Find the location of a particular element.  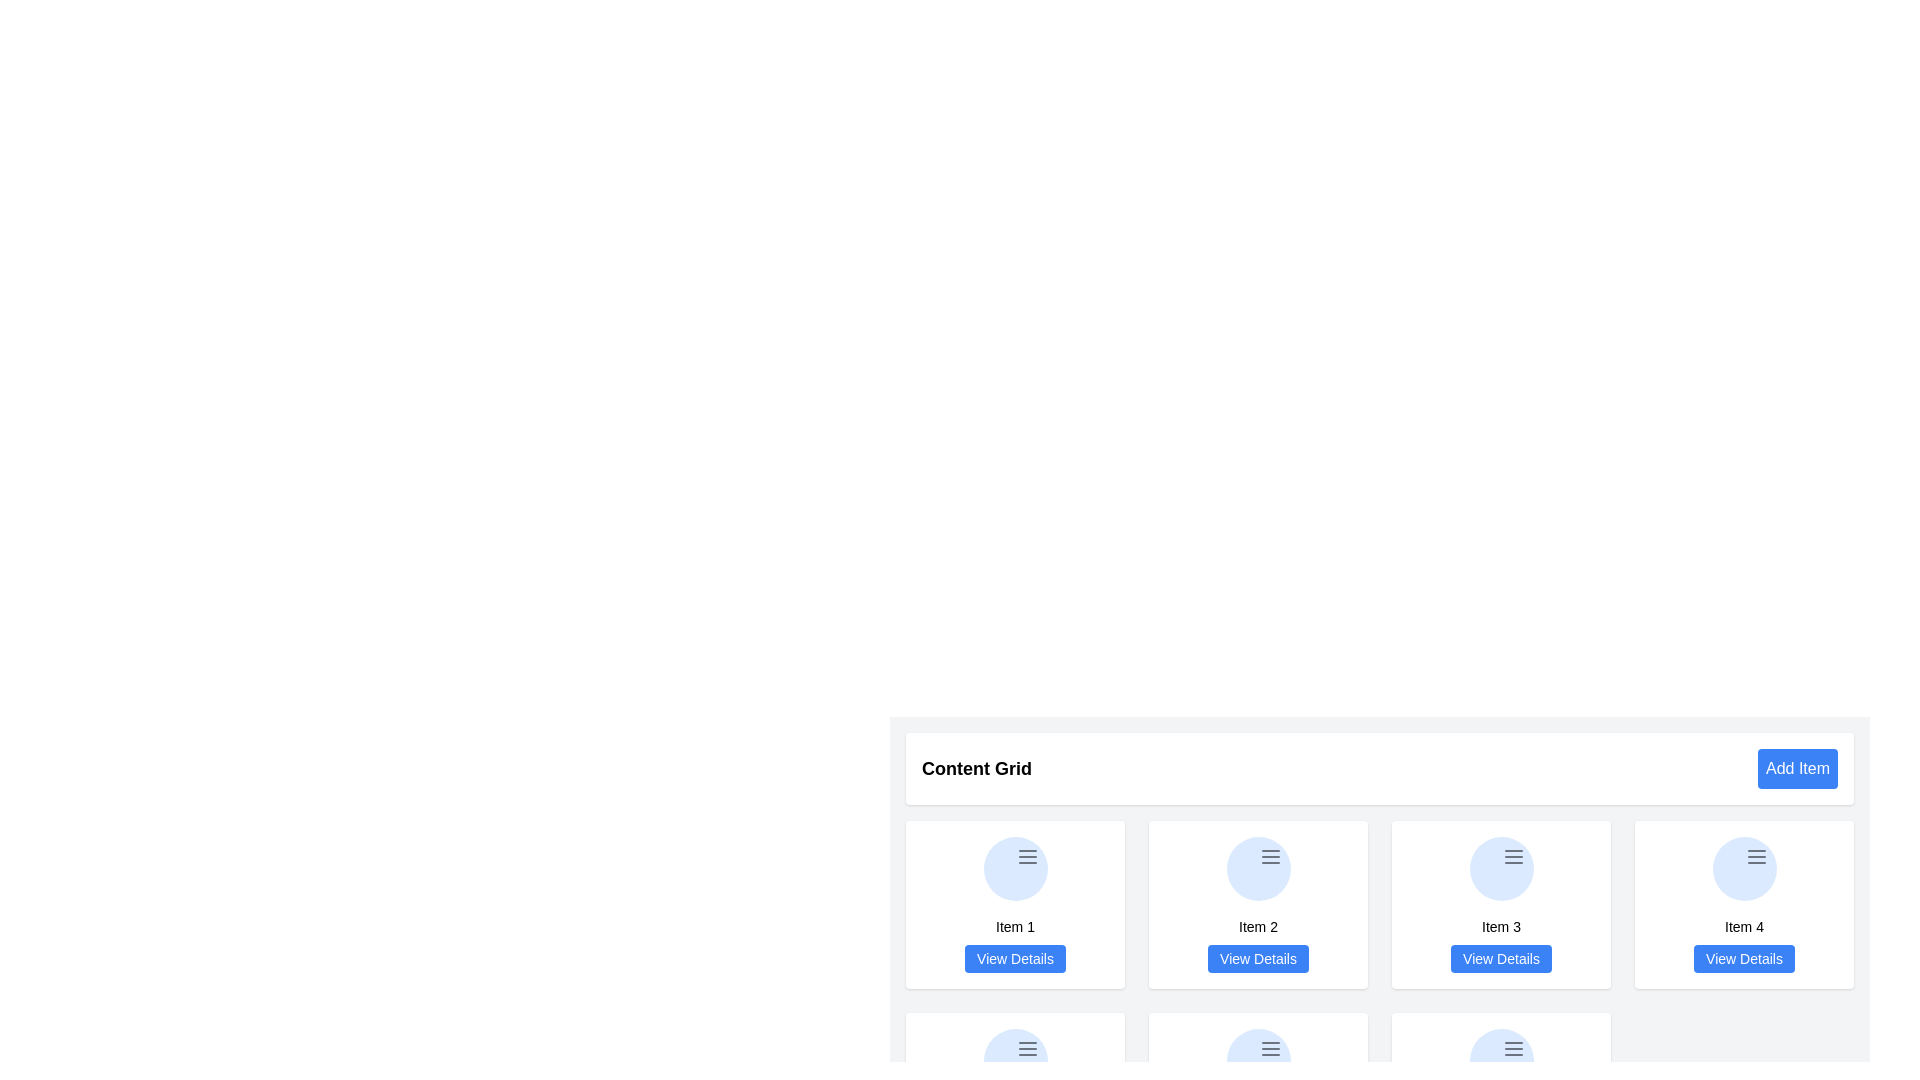

the circular icon with a light blue background and three horizontal lines, located above 'Item 1' and the 'View Details' button is located at coordinates (1015, 867).